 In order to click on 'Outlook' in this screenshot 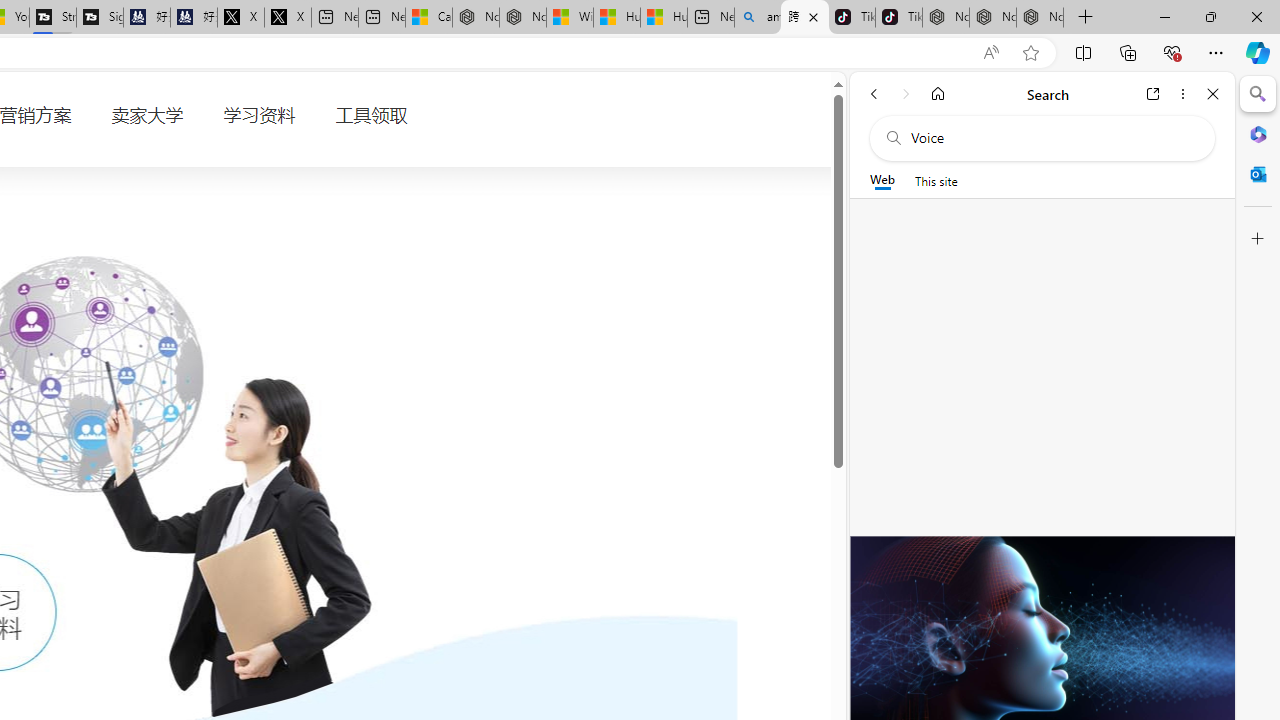, I will do `click(1257, 173)`.